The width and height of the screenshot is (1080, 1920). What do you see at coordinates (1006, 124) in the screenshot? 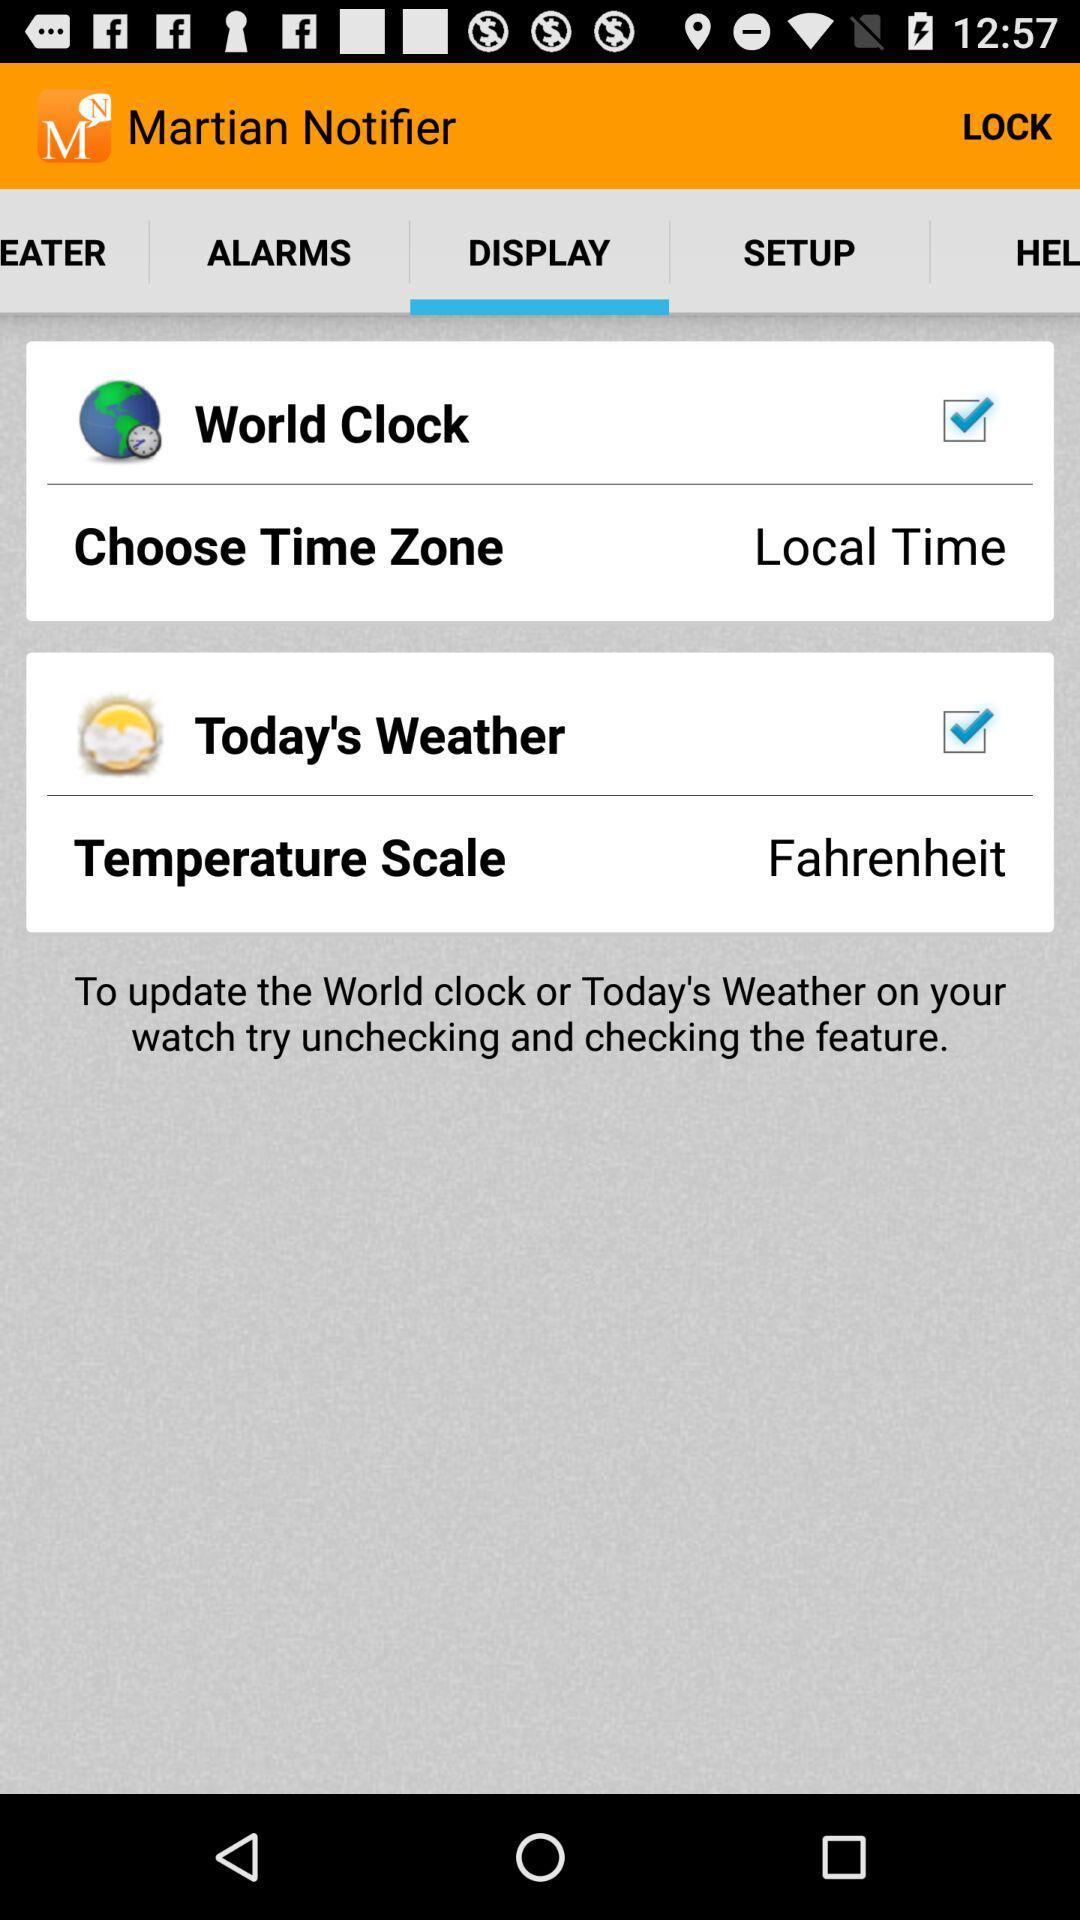
I see `lock` at bounding box center [1006, 124].